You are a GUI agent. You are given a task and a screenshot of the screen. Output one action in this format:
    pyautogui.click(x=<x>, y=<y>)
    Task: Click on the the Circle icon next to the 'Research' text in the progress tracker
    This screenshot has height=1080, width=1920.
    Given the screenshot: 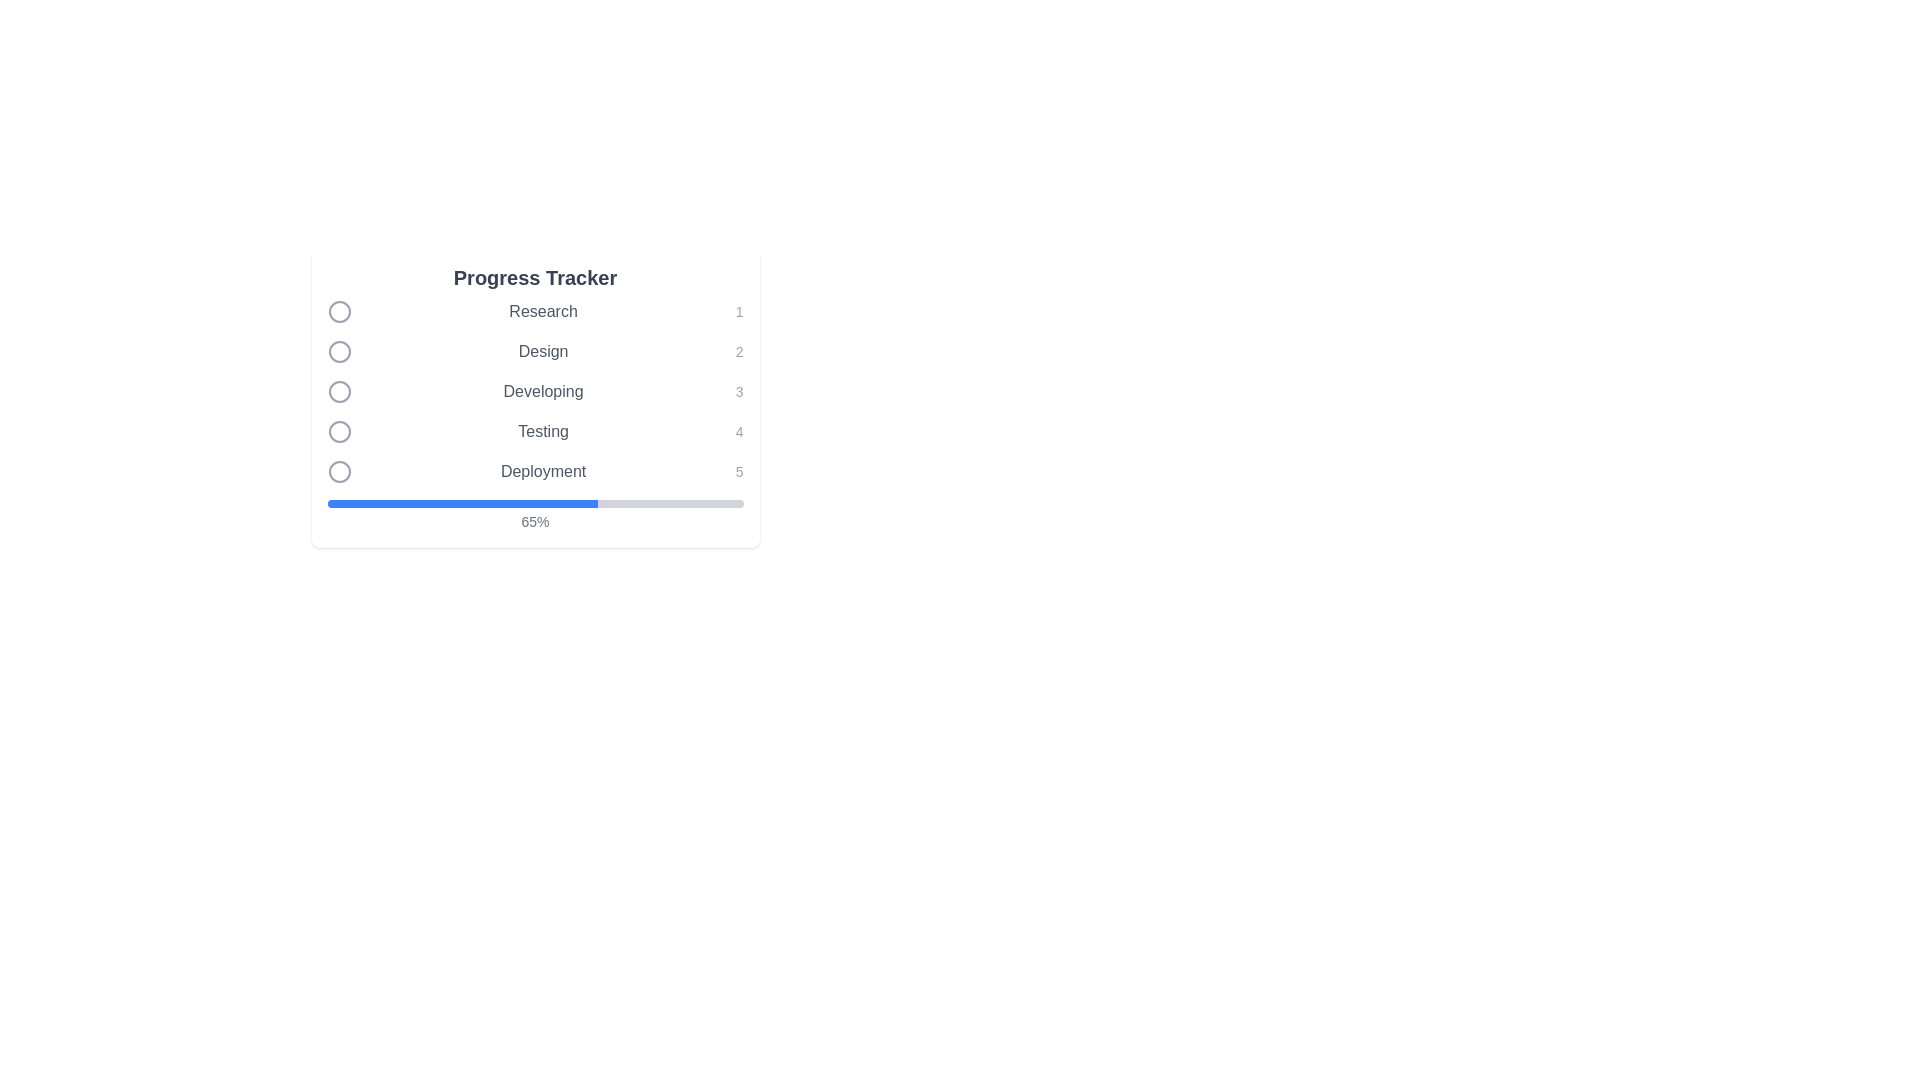 What is the action you would take?
    pyautogui.click(x=339, y=312)
    